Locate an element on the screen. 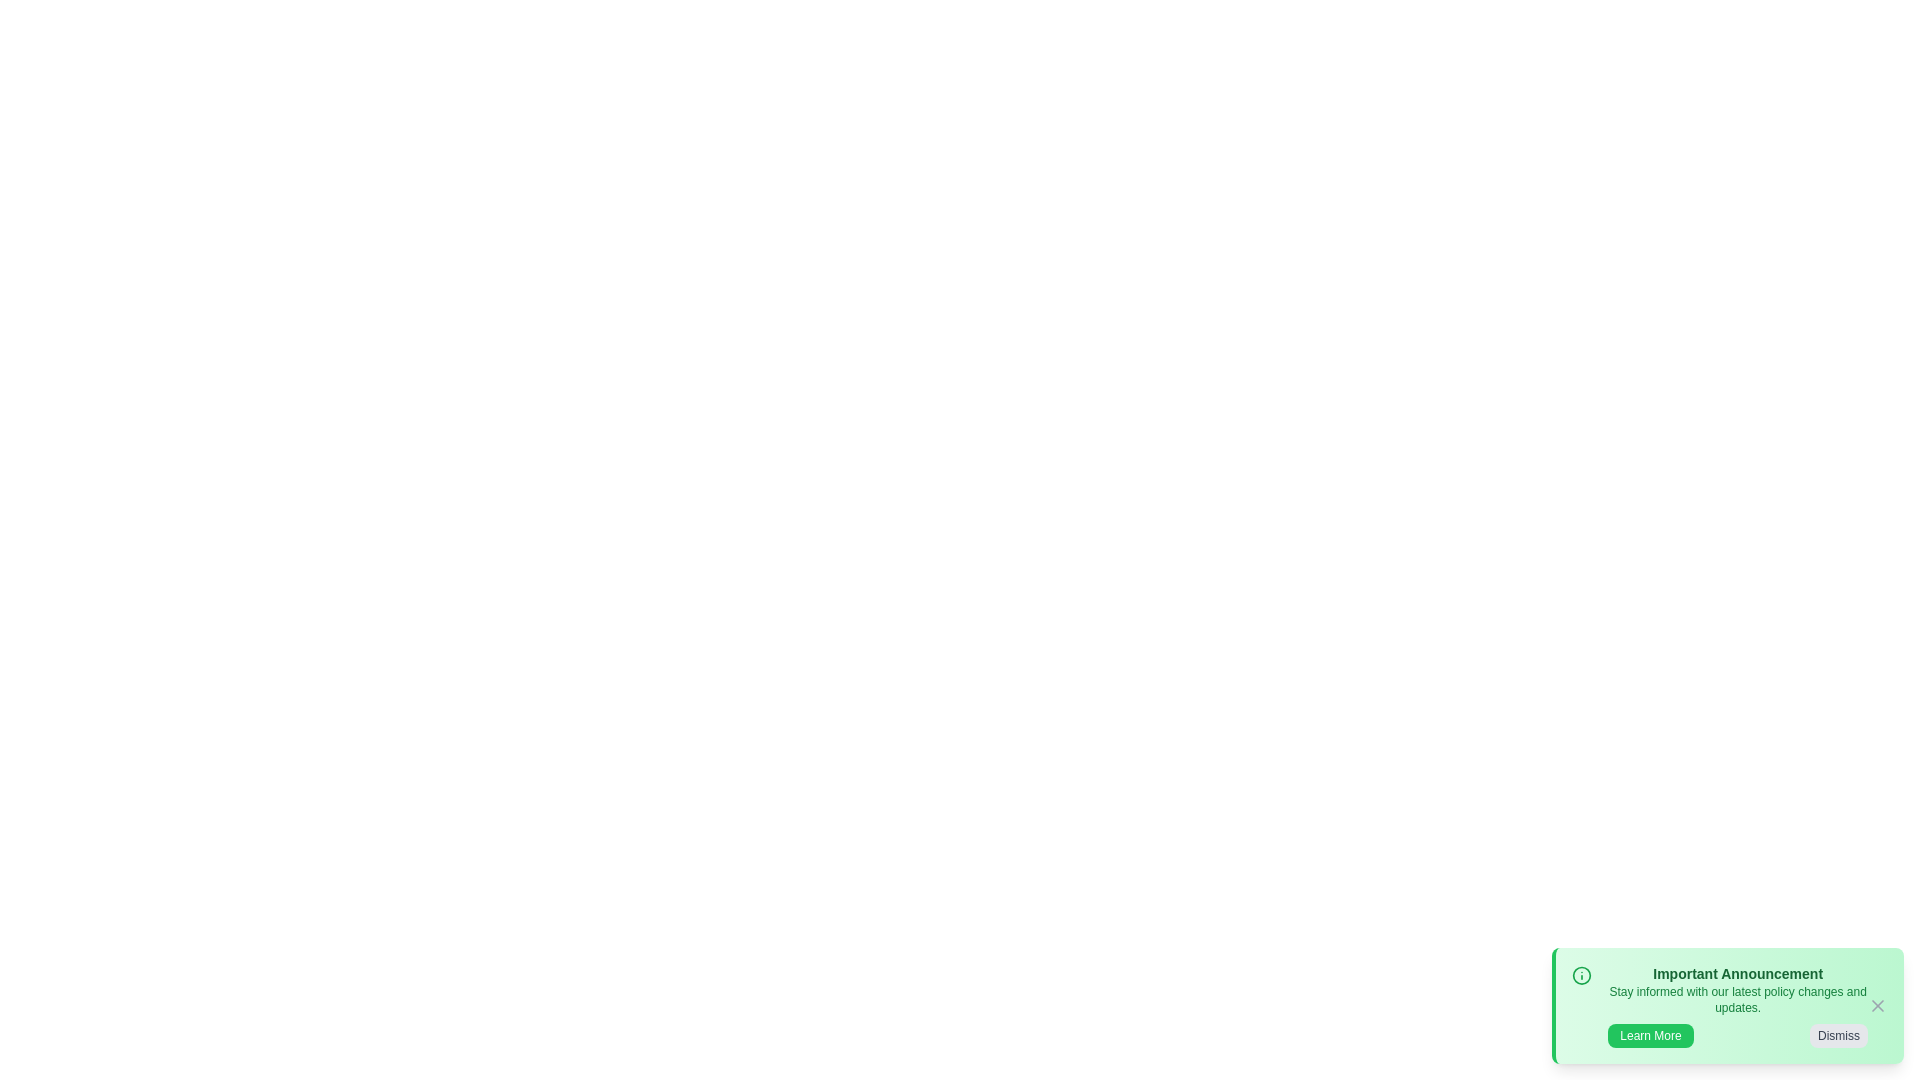 The width and height of the screenshot is (1920, 1080). the 'Learn More' button to navigate to more information is located at coordinates (1651, 1035).